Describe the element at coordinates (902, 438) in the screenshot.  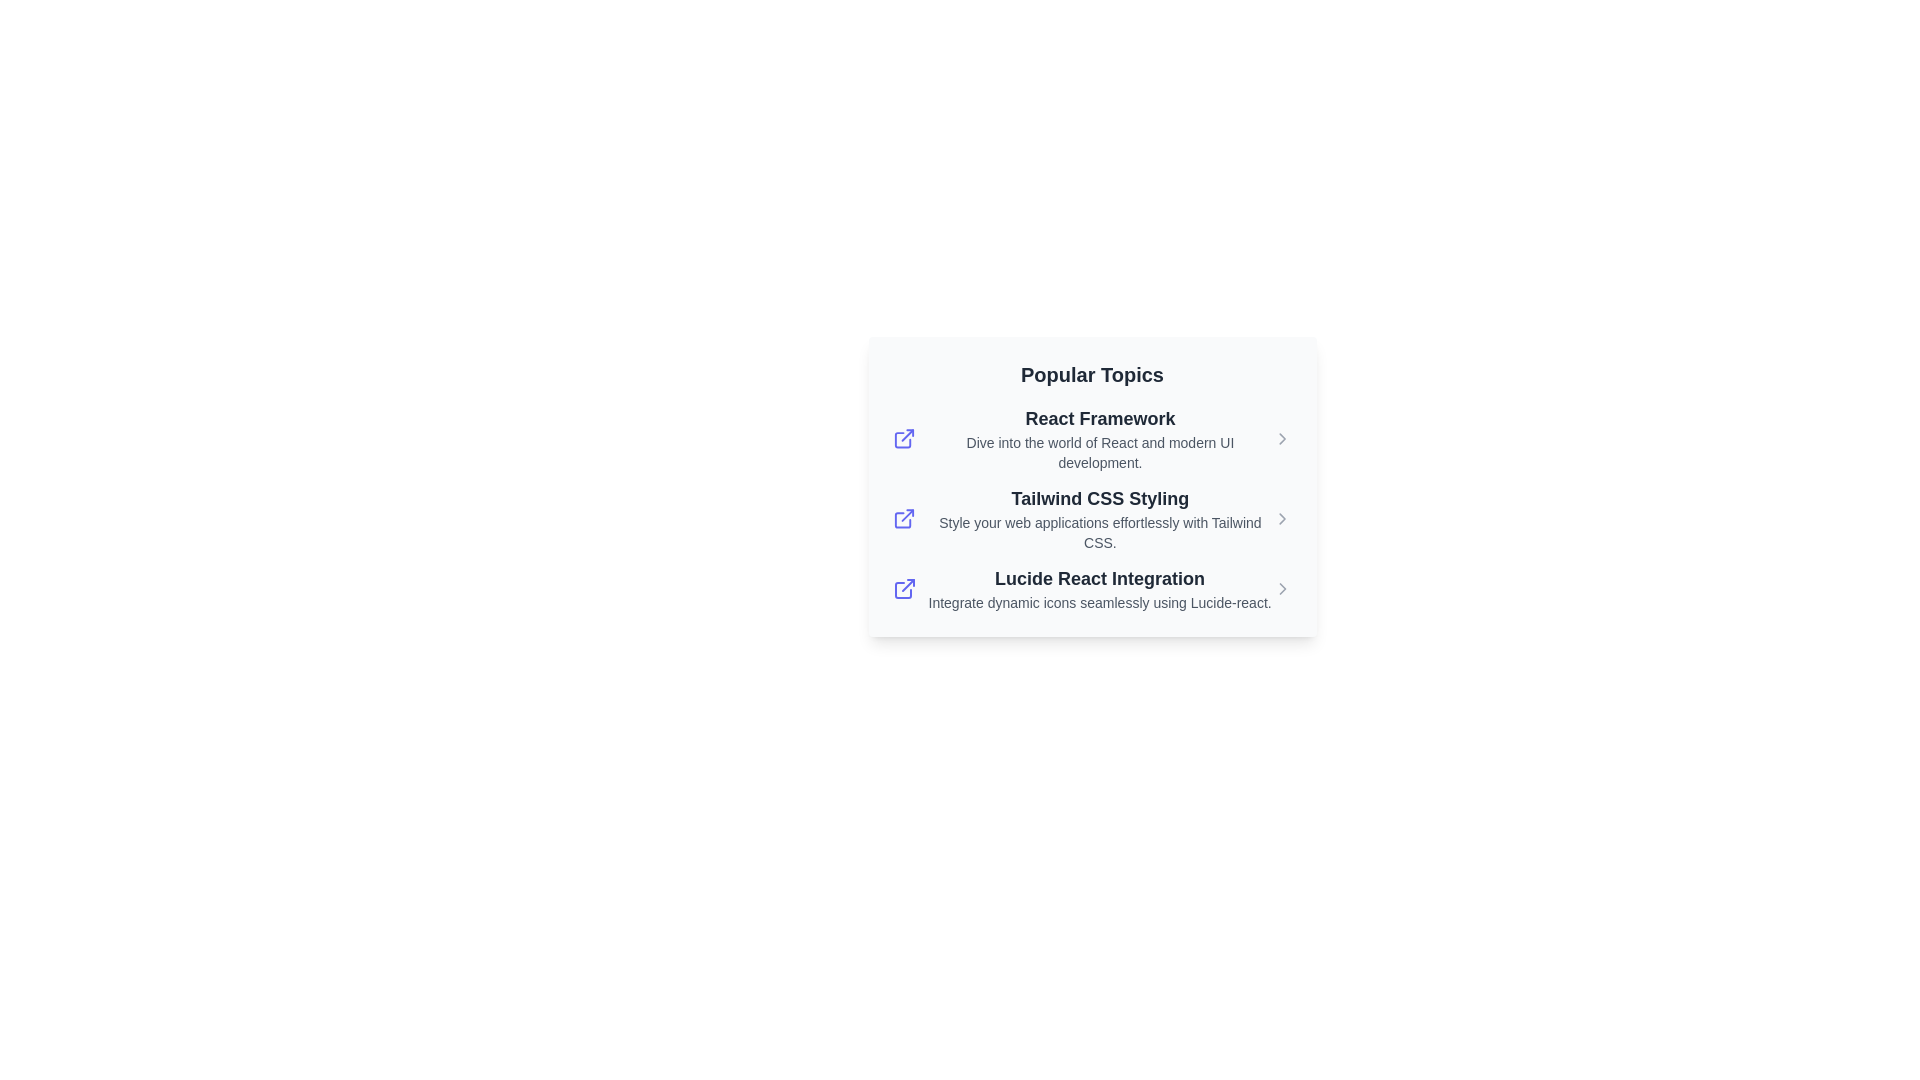
I see `the external link icon associated with the 'React Framework' title, which is the first visual element in a horizontal sequence` at that location.